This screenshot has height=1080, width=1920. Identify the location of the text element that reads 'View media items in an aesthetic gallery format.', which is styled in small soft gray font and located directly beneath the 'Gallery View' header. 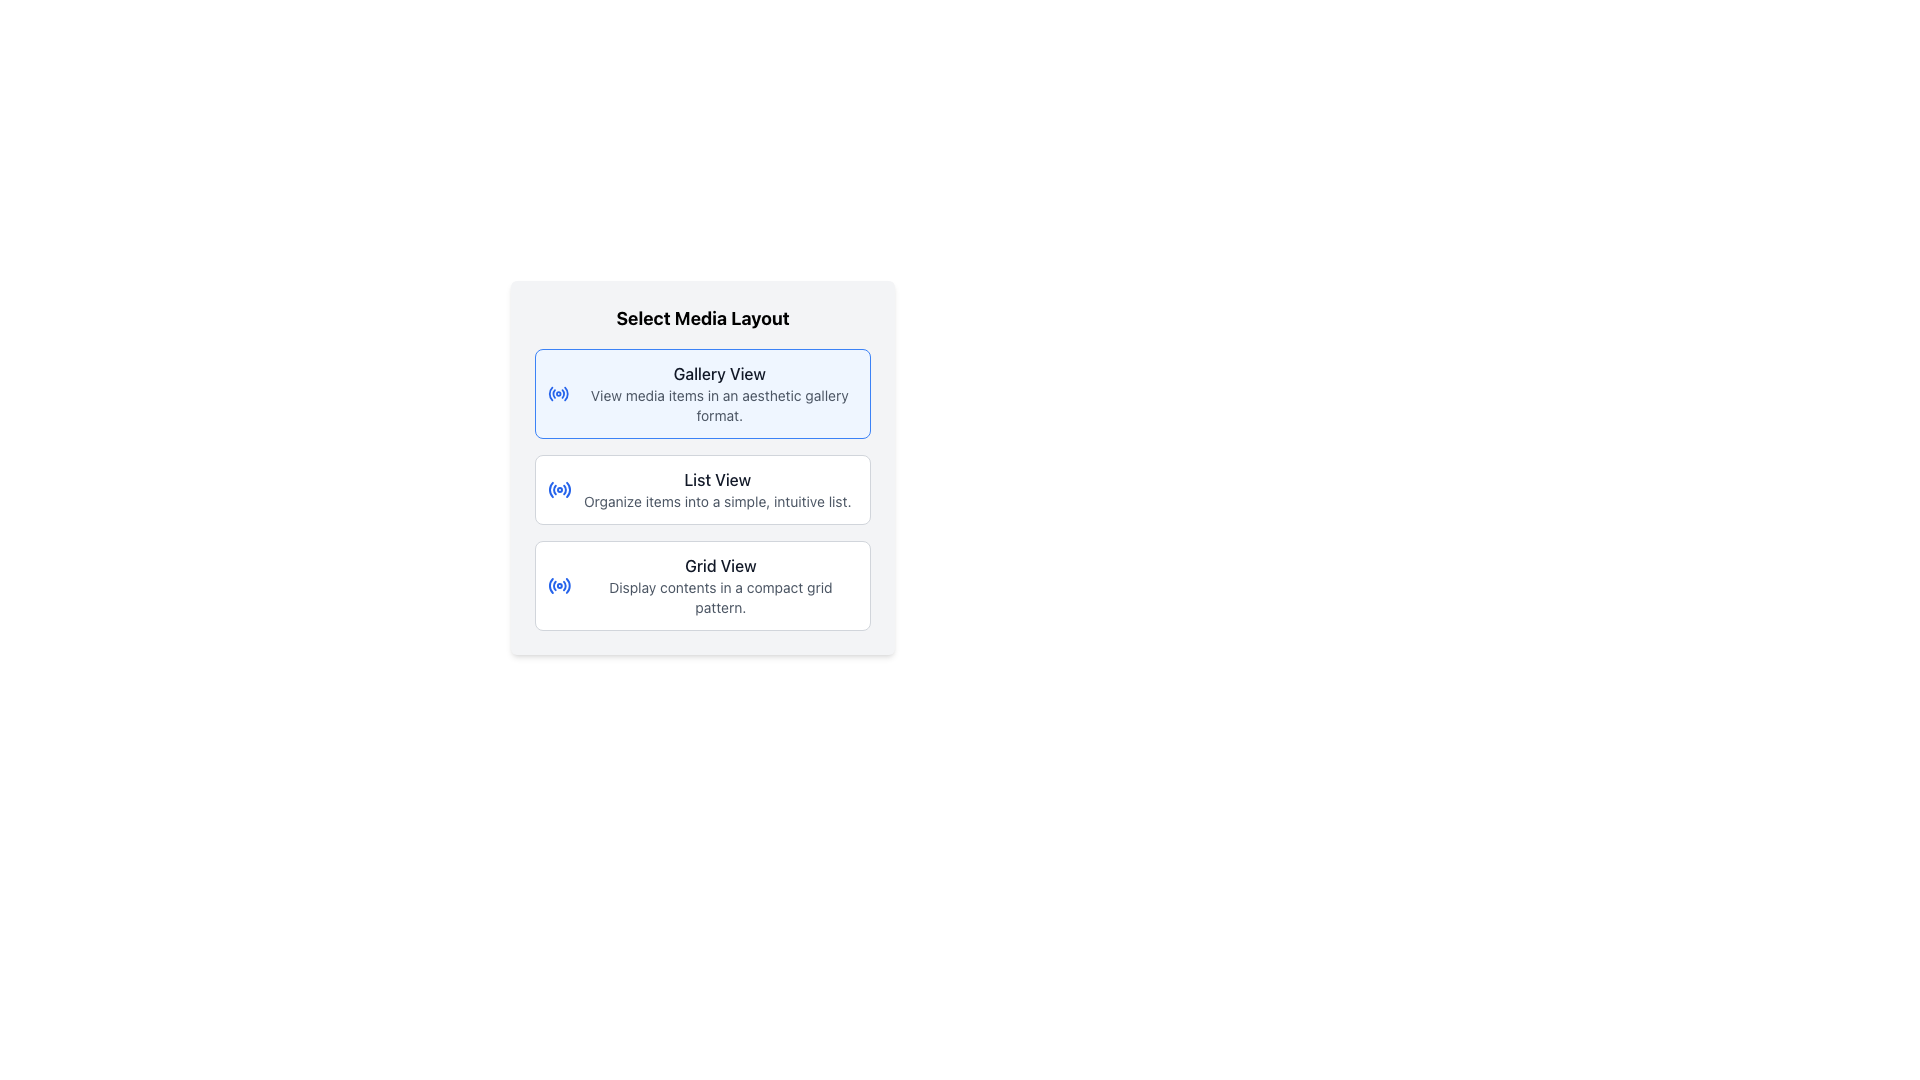
(719, 405).